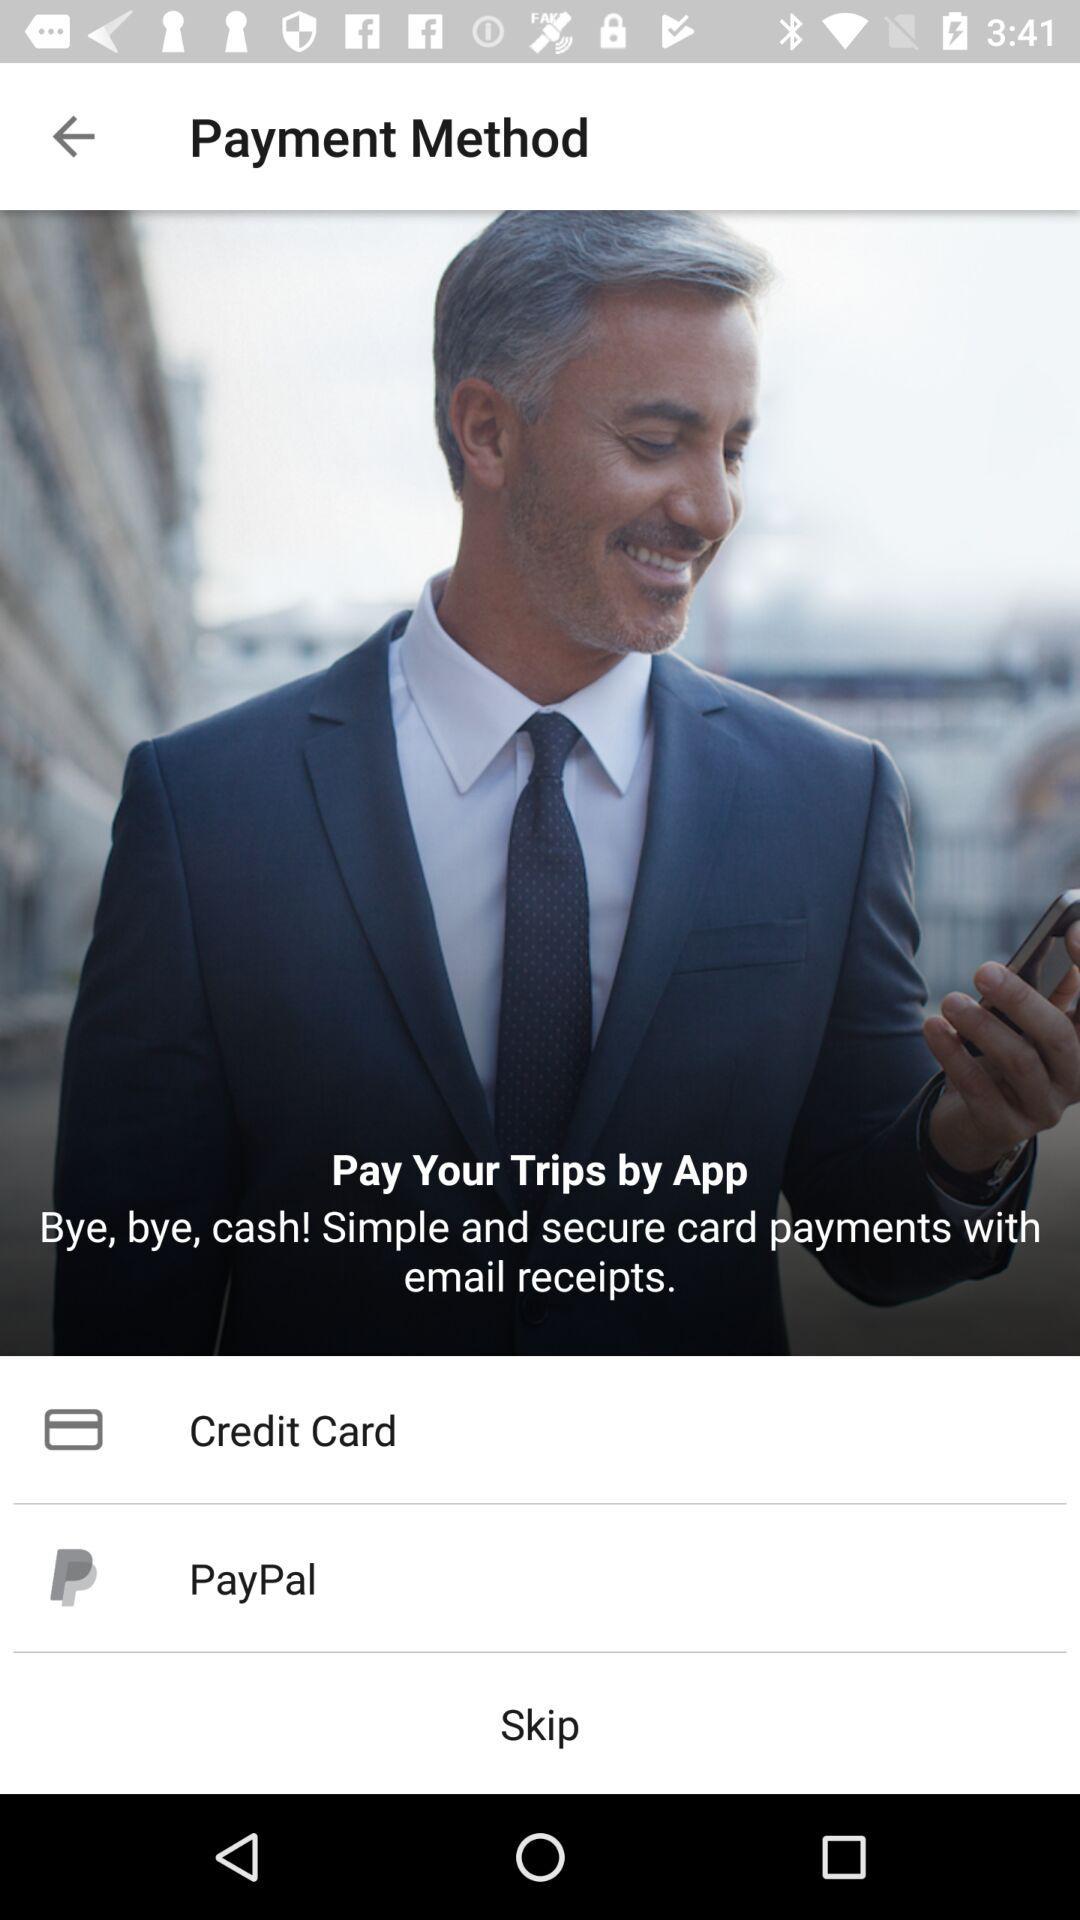 The height and width of the screenshot is (1920, 1080). I want to click on the item above paypal, so click(540, 1428).